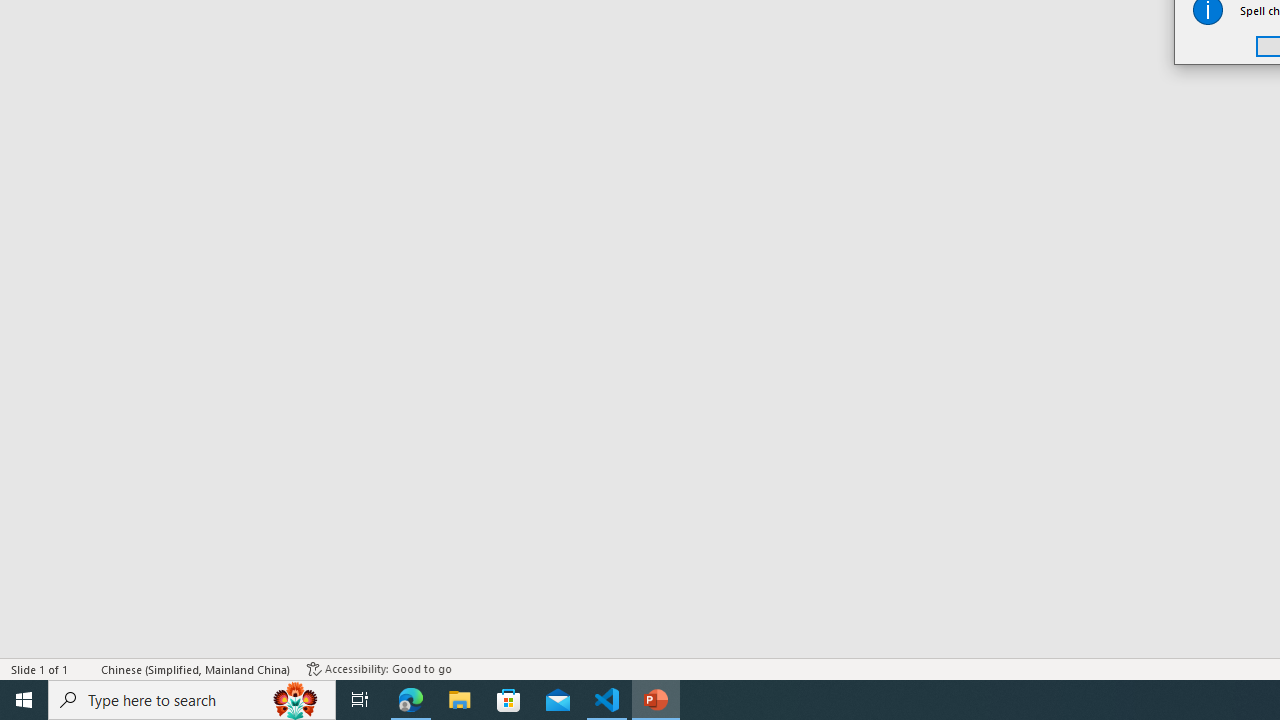 The width and height of the screenshot is (1280, 720). I want to click on 'Accessibility Checker Accessibility: Good to go', so click(379, 669).